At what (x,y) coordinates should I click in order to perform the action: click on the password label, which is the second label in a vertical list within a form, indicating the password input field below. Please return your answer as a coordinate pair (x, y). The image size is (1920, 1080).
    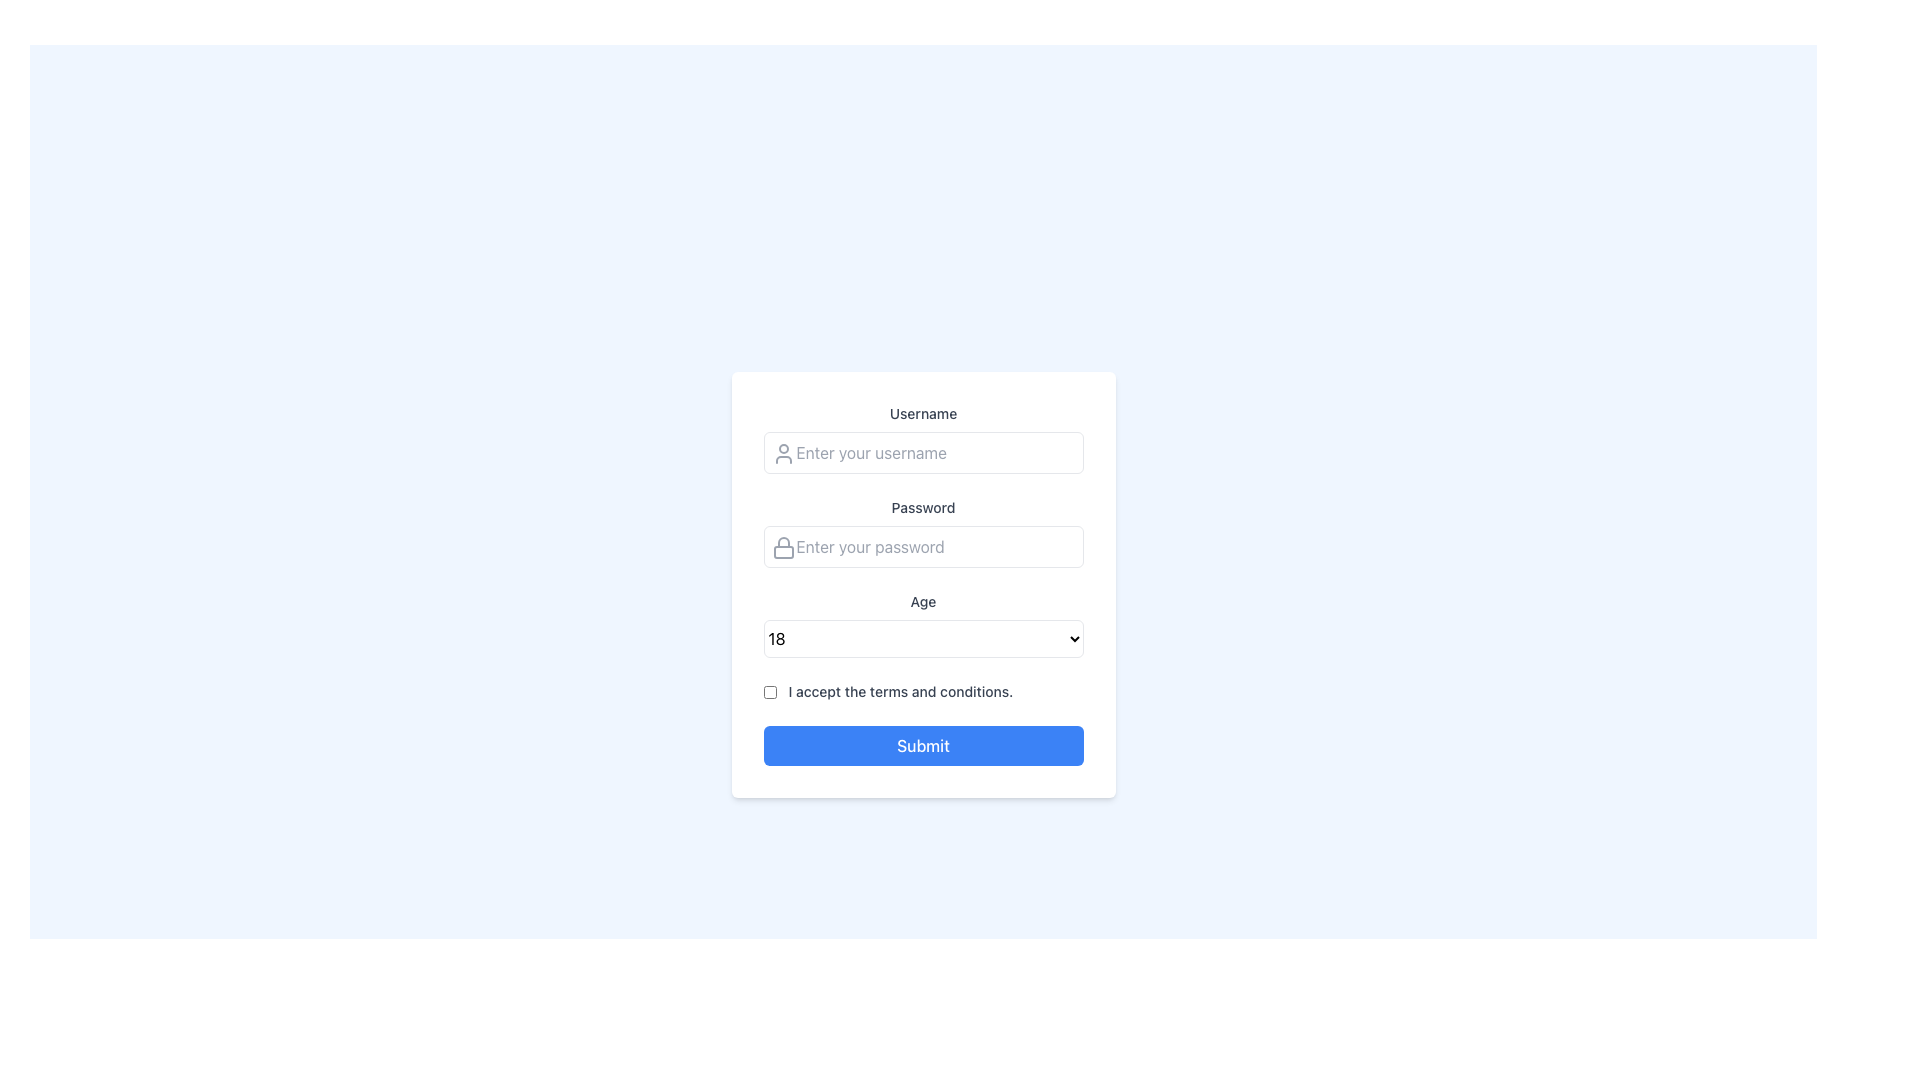
    Looking at the image, I should click on (922, 507).